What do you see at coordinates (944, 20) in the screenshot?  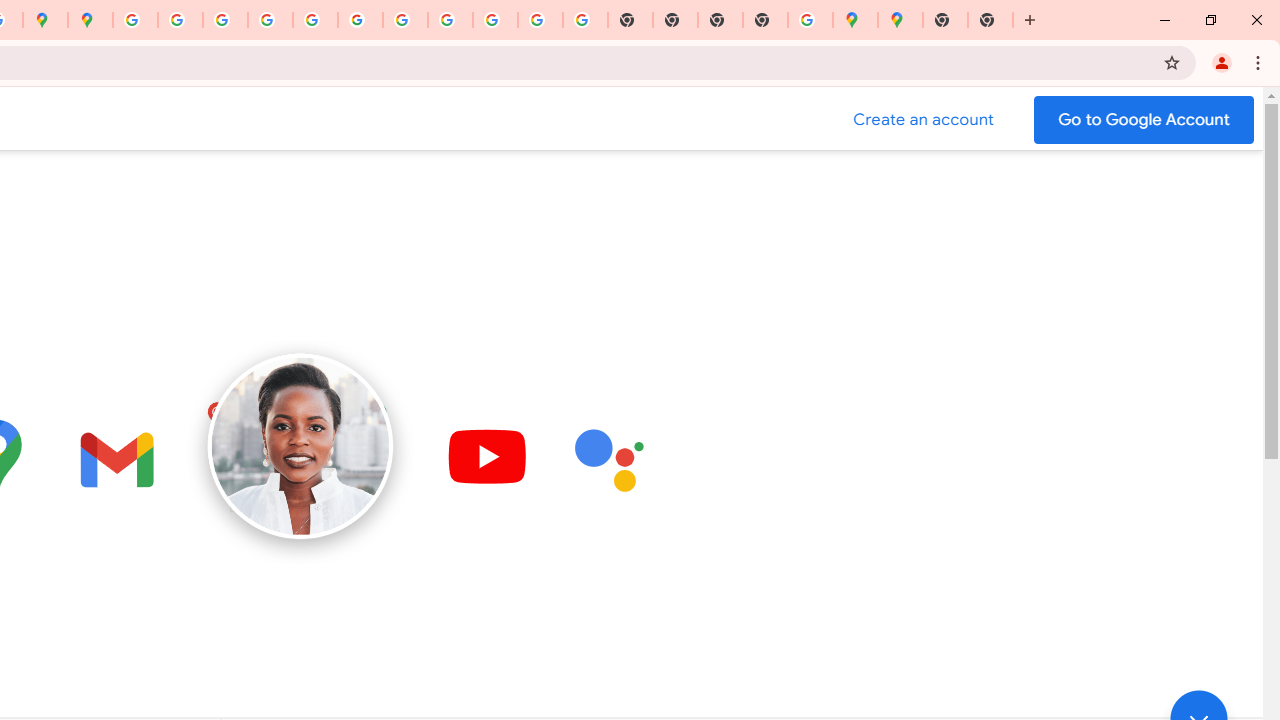 I see `'New Tab'` at bounding box center [944, 20].